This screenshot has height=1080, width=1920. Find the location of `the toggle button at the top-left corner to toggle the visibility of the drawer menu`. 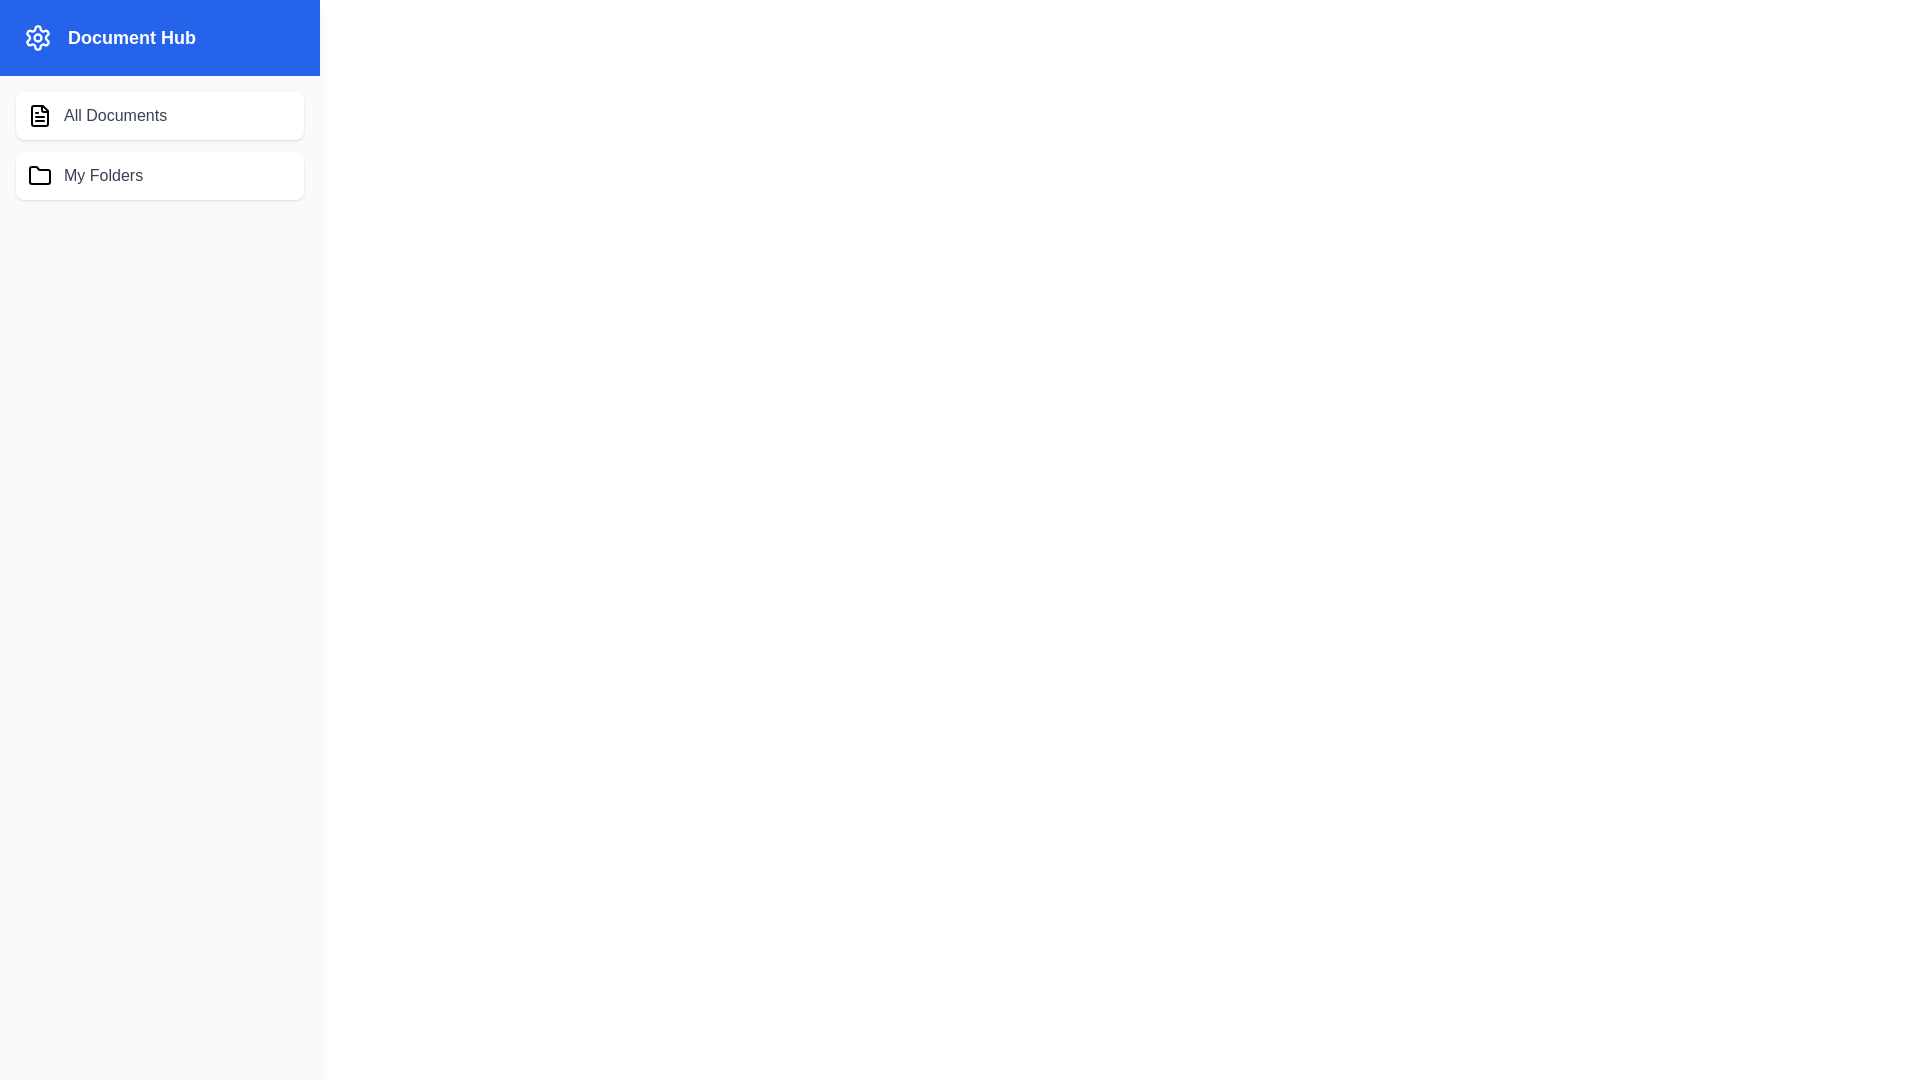

the toggle button at the top-left corner to toggle the visibility of the drawer menu is located at coordinates (52, 55).